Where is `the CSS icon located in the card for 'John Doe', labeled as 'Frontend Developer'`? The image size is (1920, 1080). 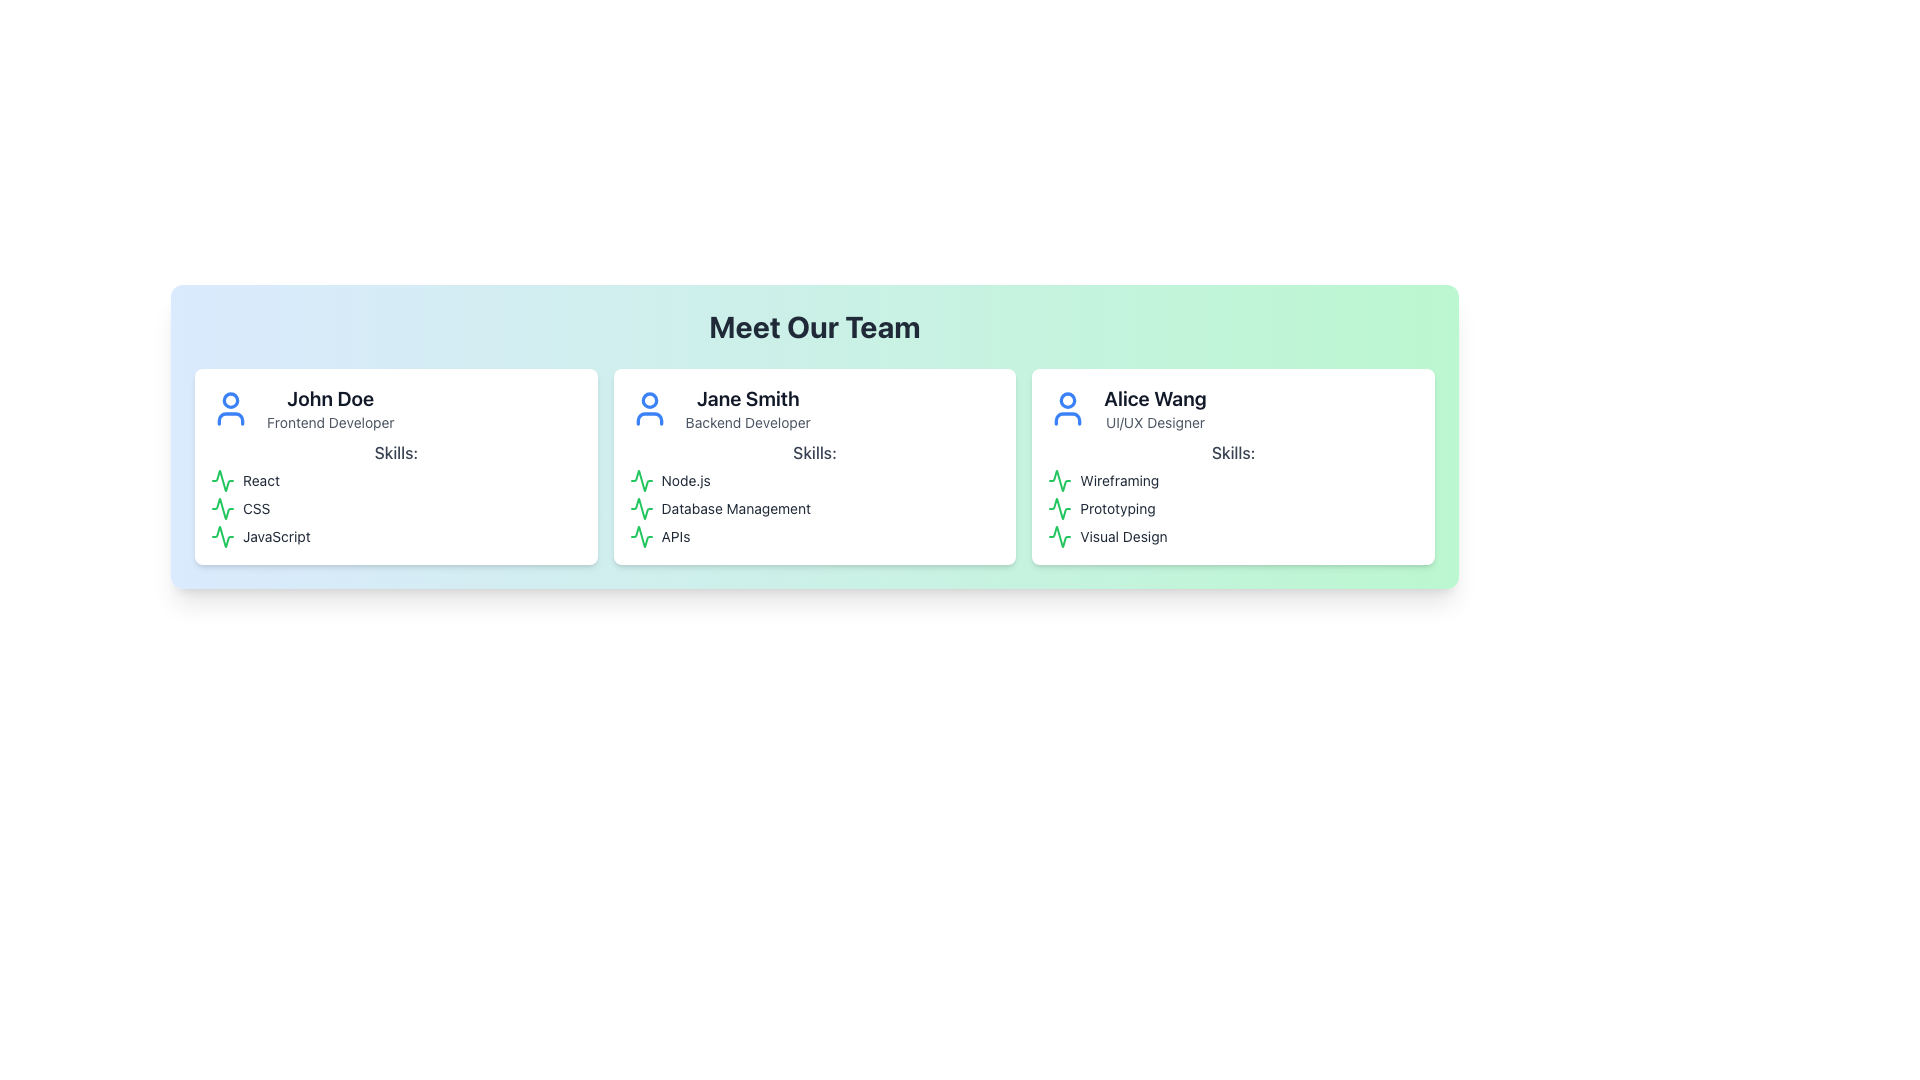 the CSS icon located in the card for 'John Doe', labeled as 'Frontend Developer' is located at coordinates (222, 508).